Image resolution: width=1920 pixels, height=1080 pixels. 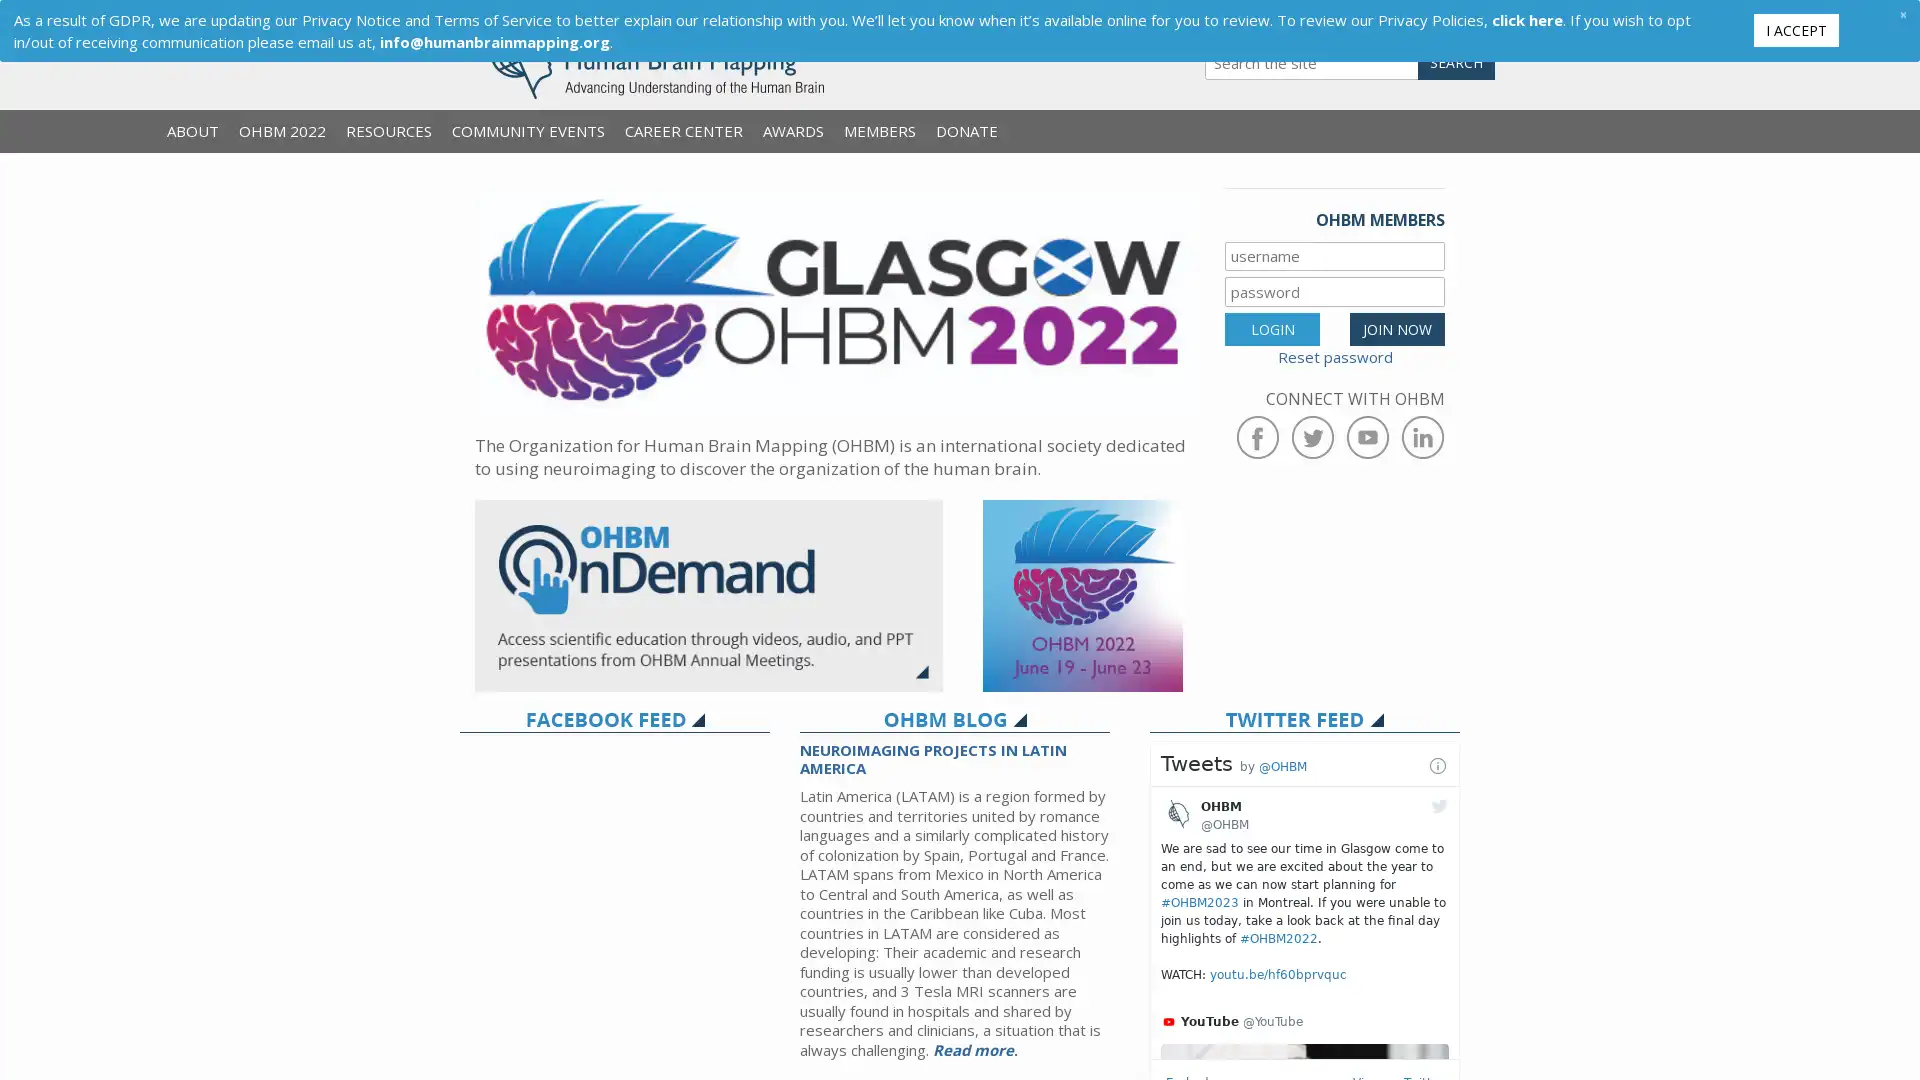 I want to click on Close, so click(x=1901, y=14).